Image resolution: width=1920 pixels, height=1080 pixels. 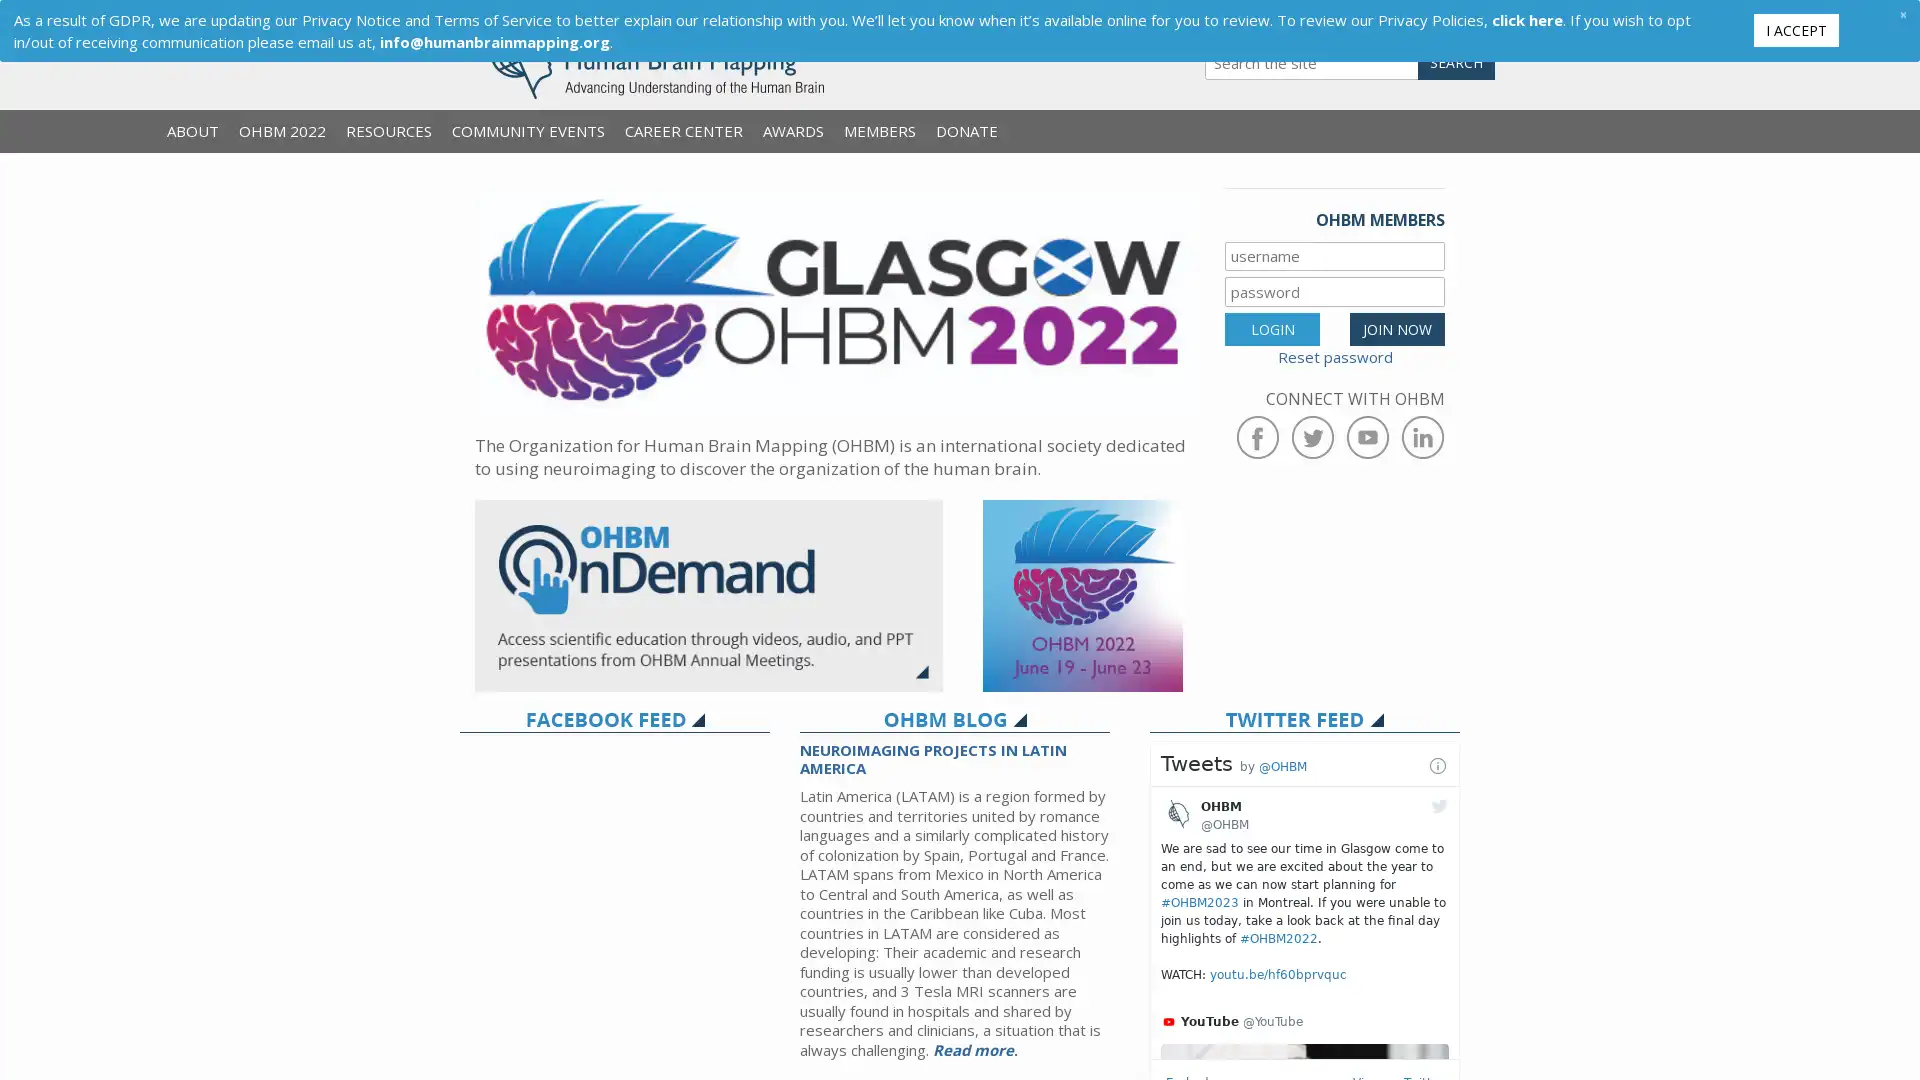 I want to click on Close, so click(x=1901, y=14).